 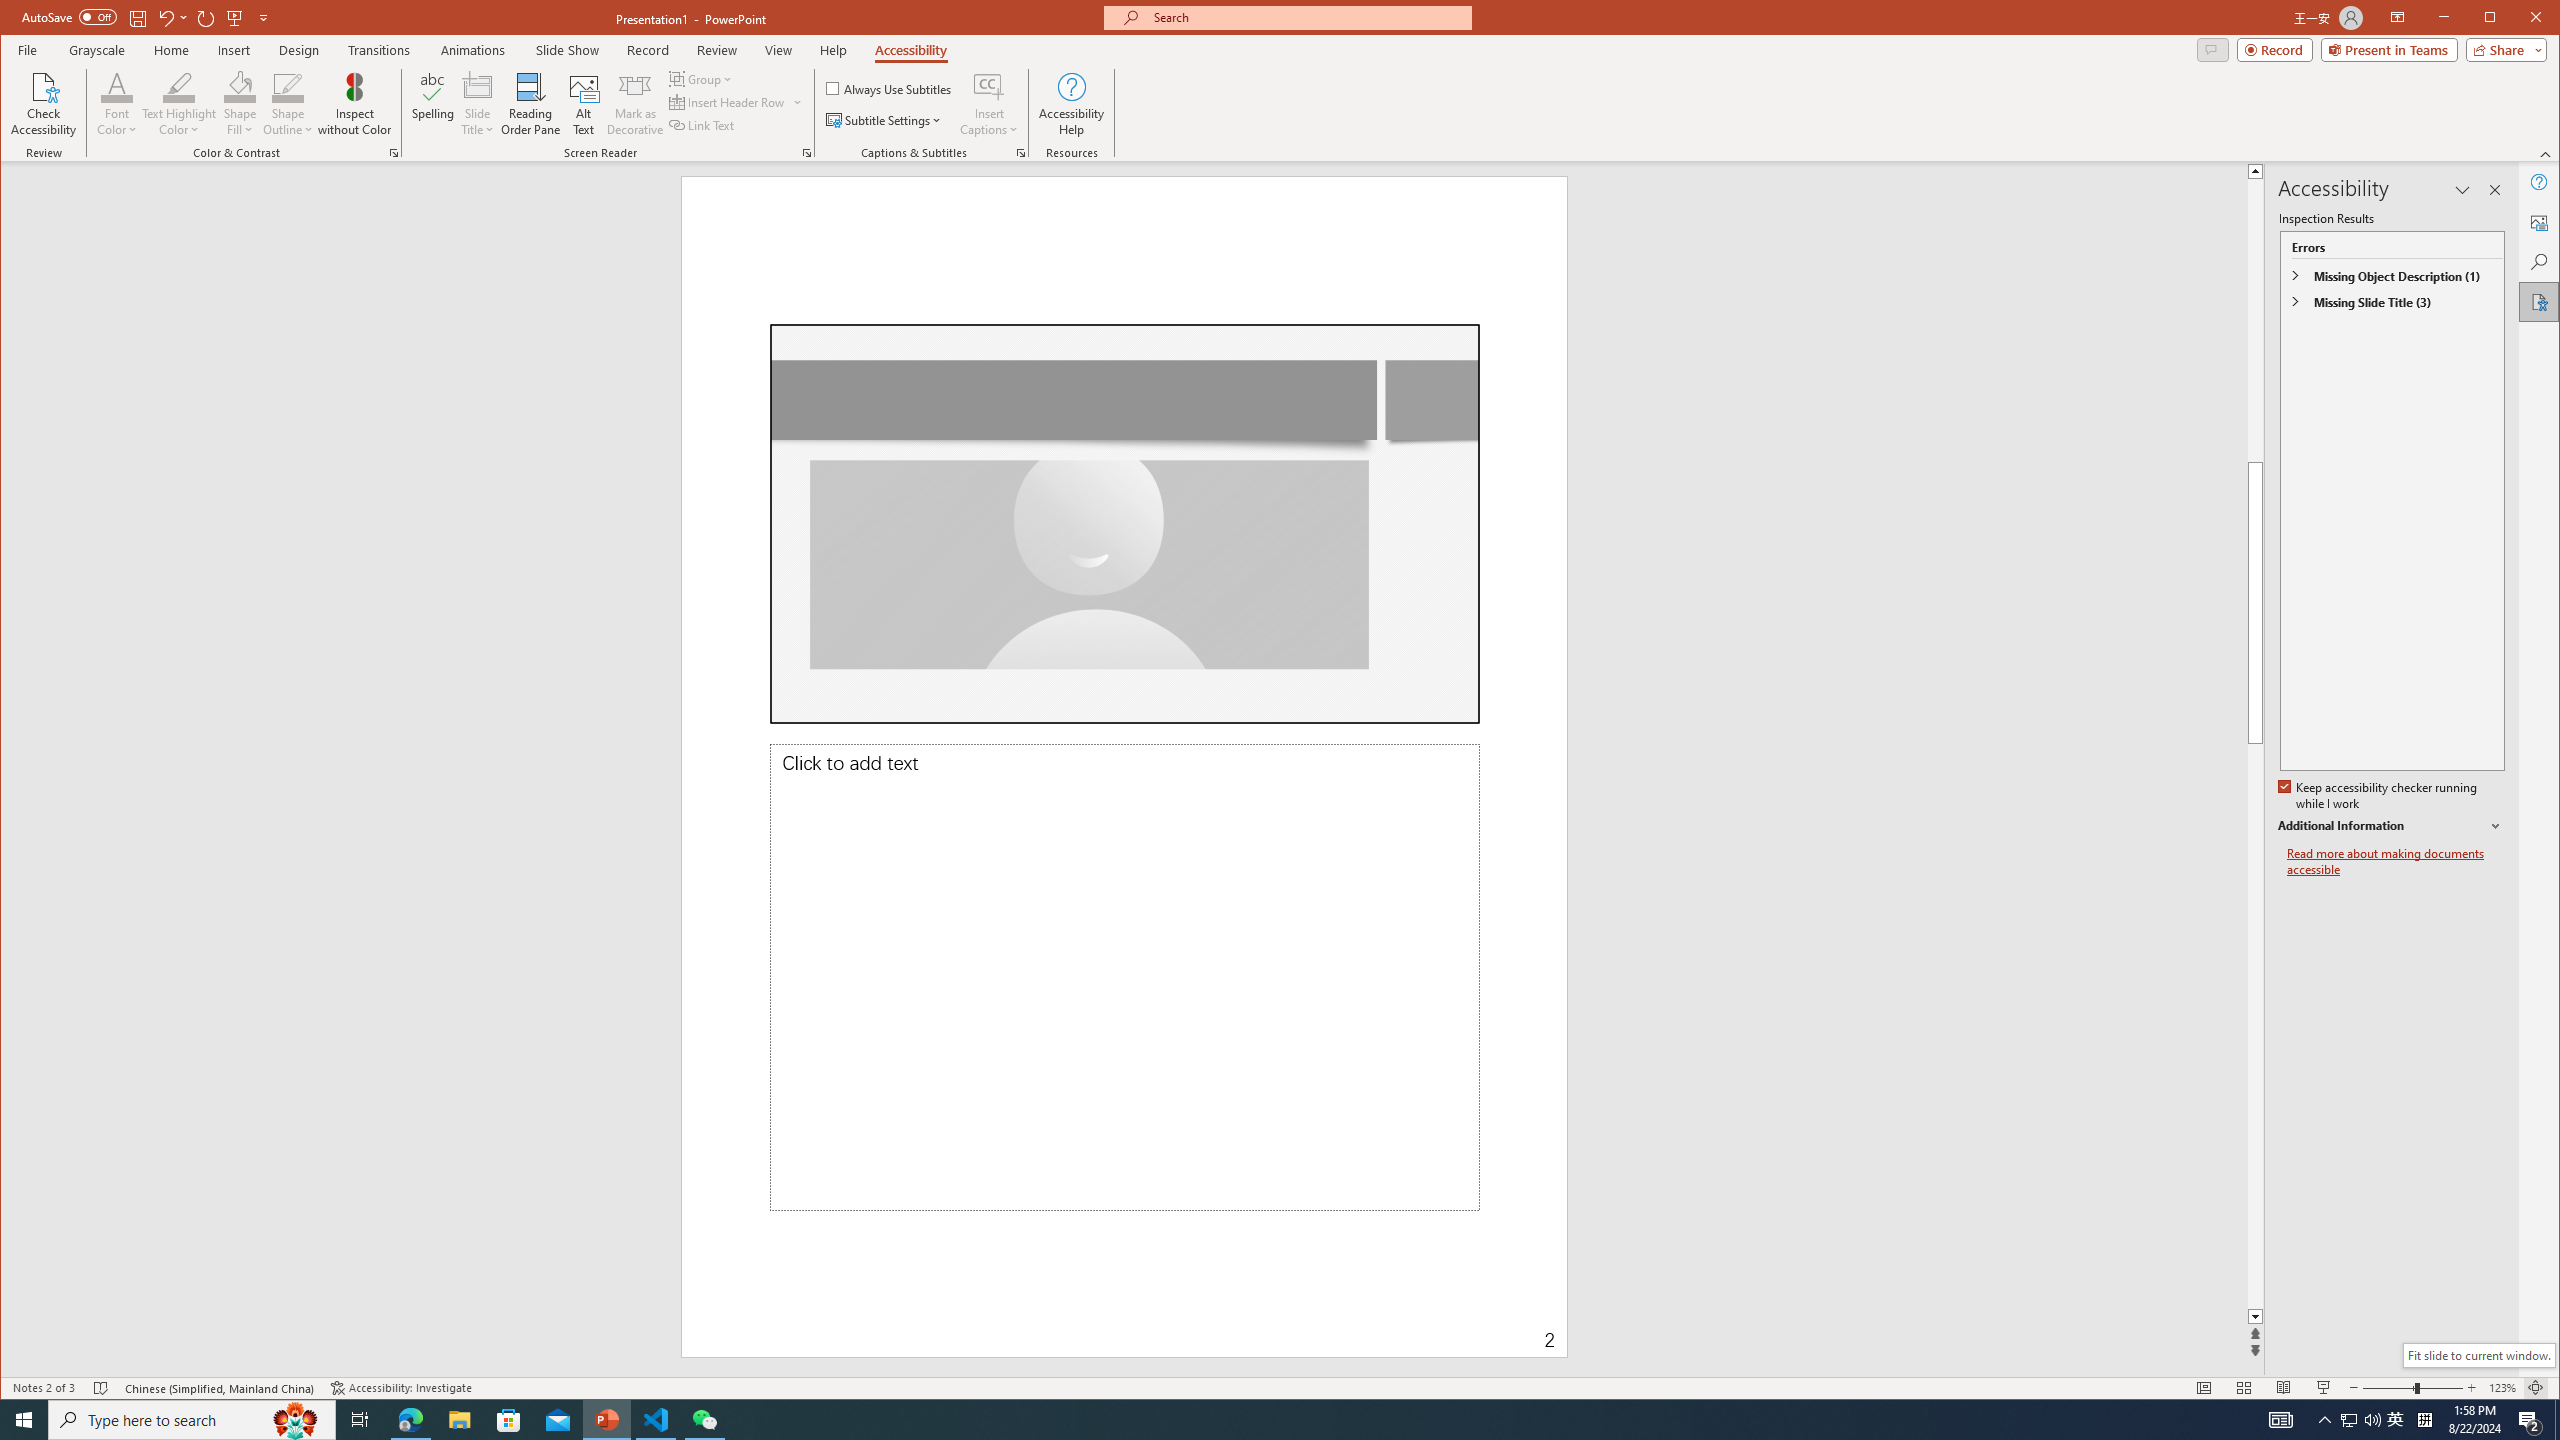 I want to click on 'Insert Captions', so click(x=988, y=103).